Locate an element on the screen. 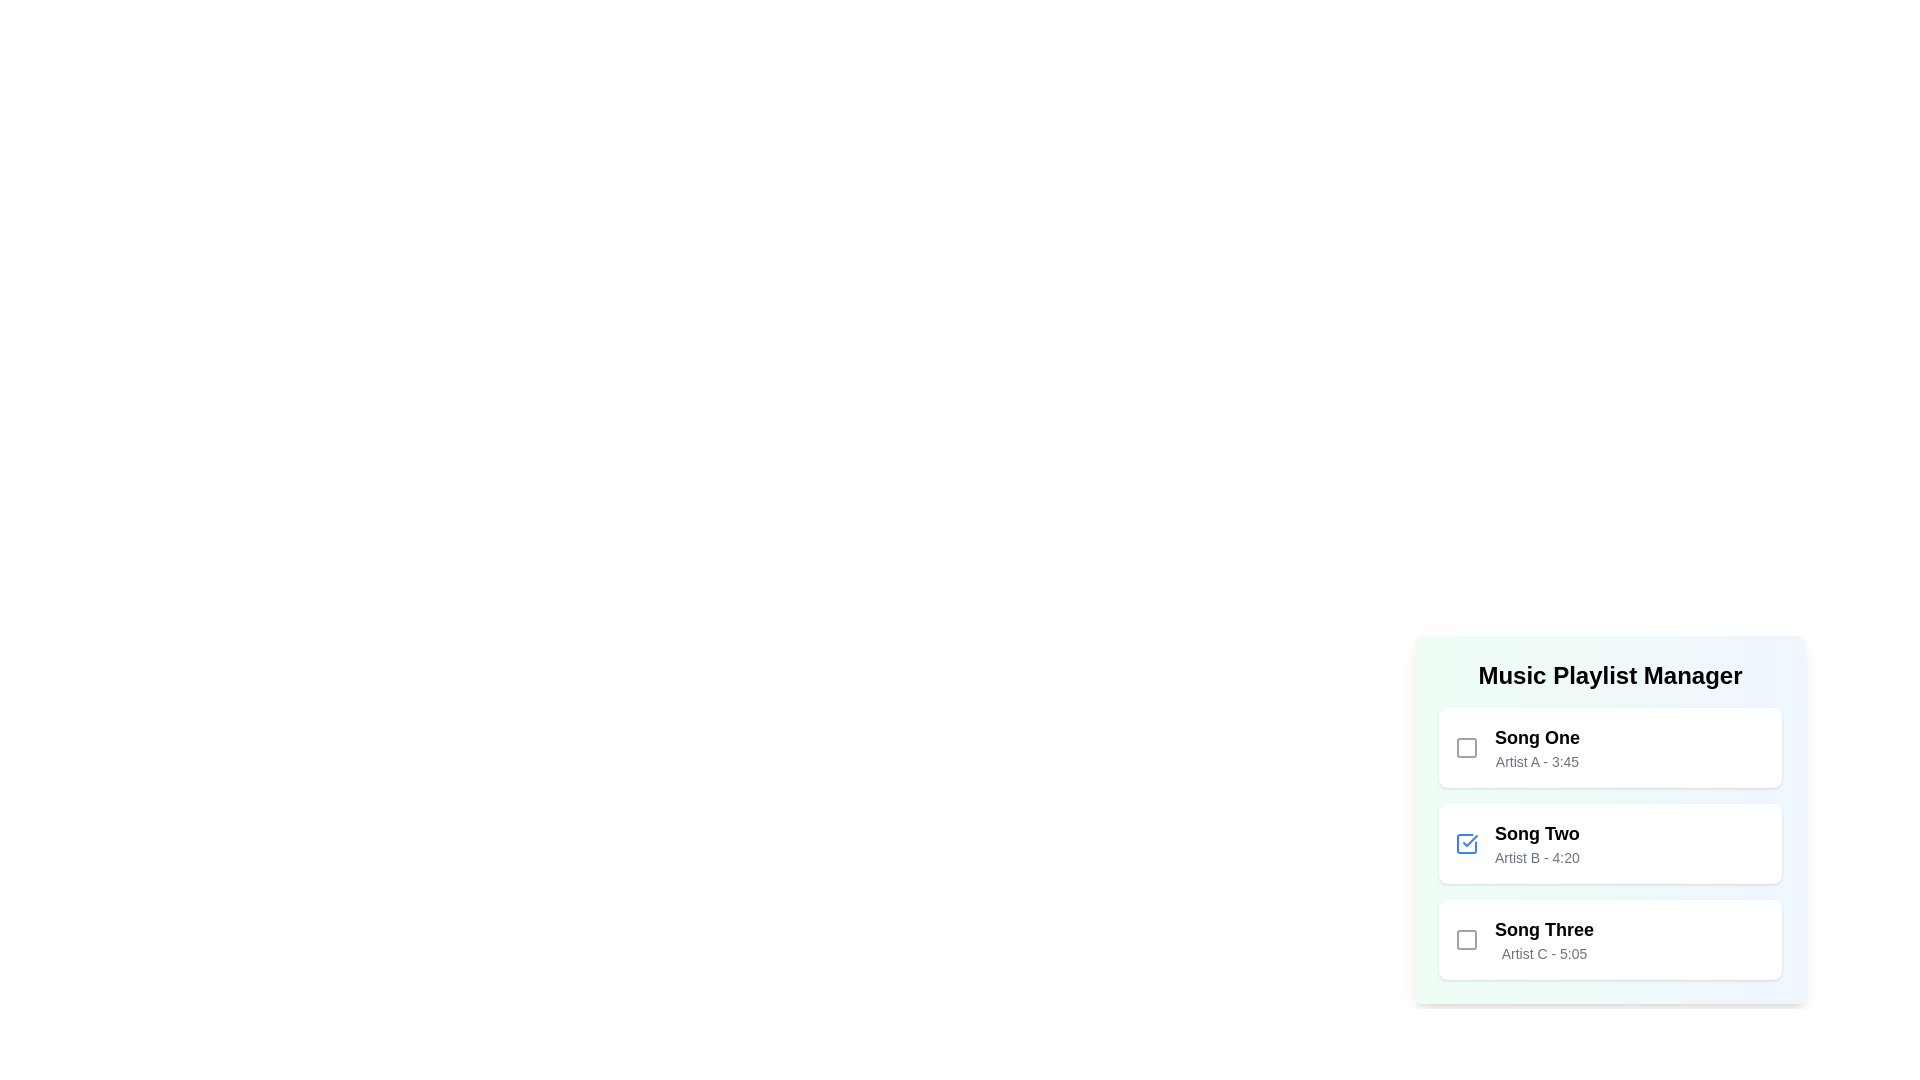  the text block displaying 'Song One' and 'Artist A - 3:45', which is positioned at the top of a vertical list of cards, to the right of a checkbox is located at coordinates (1536, 748).